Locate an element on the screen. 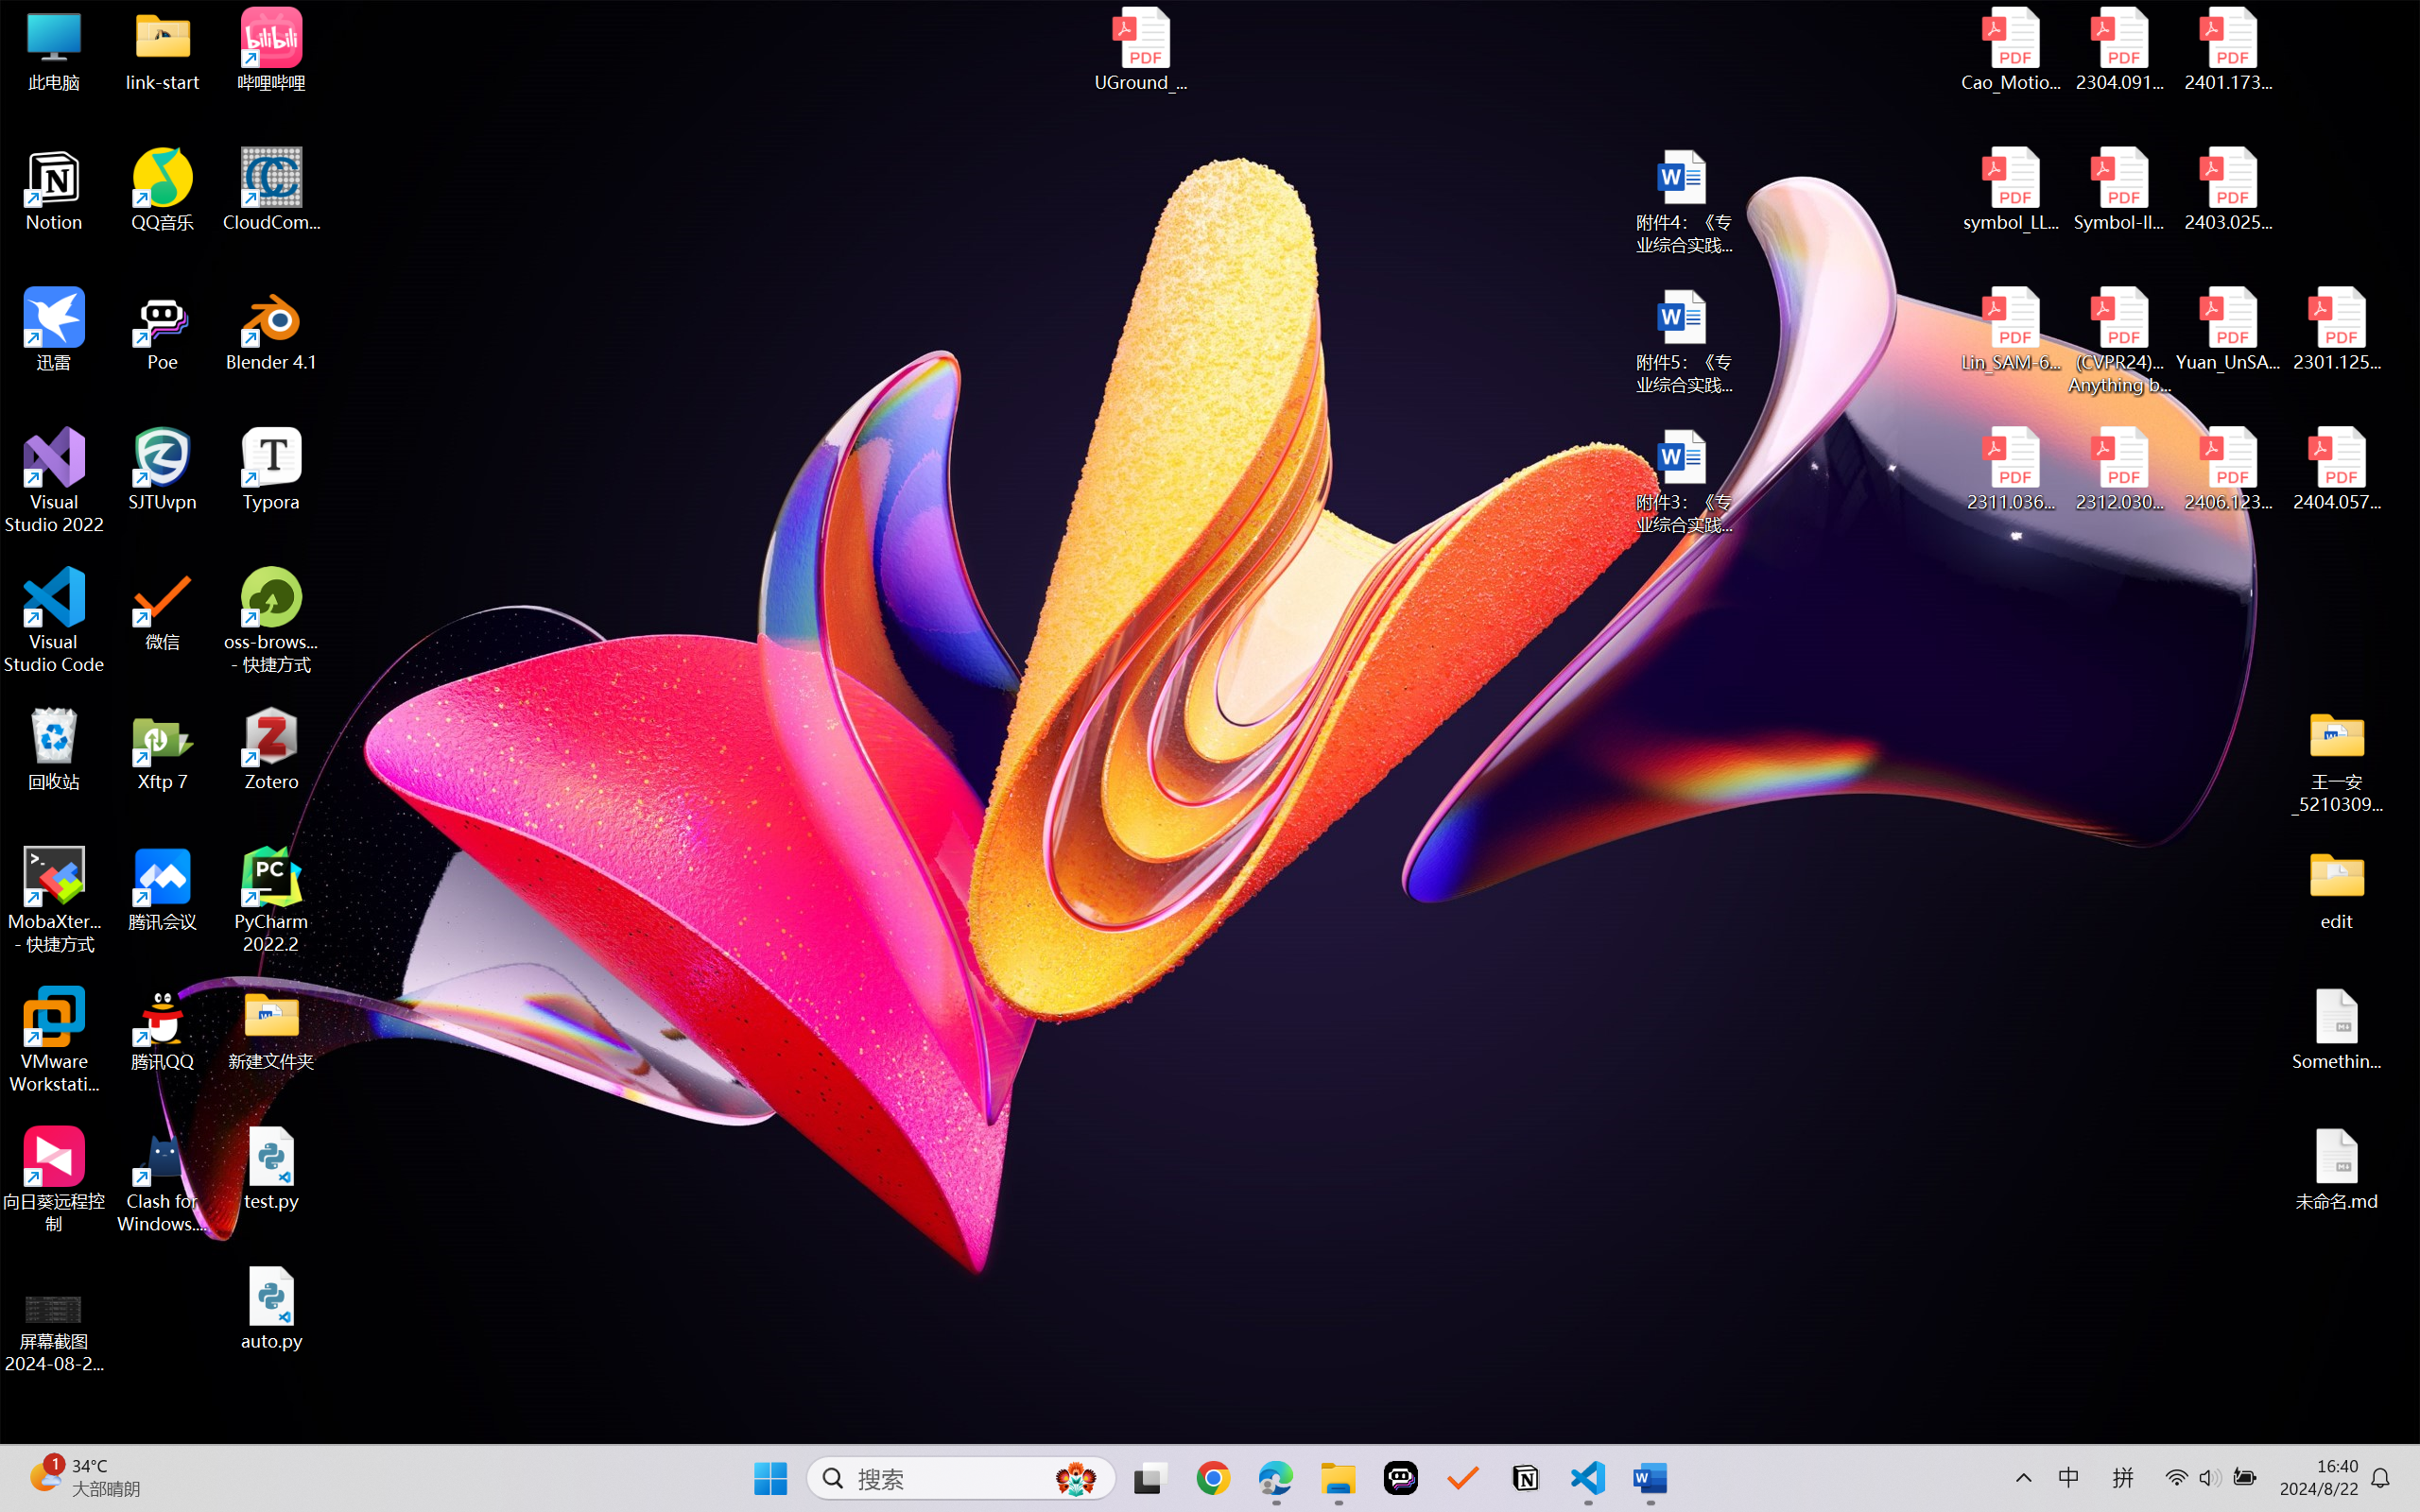 The width and height of the screenshot is (2420, 1512). 'Symbol-llm-v2.pdf' is located at coordinates (2118, 190).